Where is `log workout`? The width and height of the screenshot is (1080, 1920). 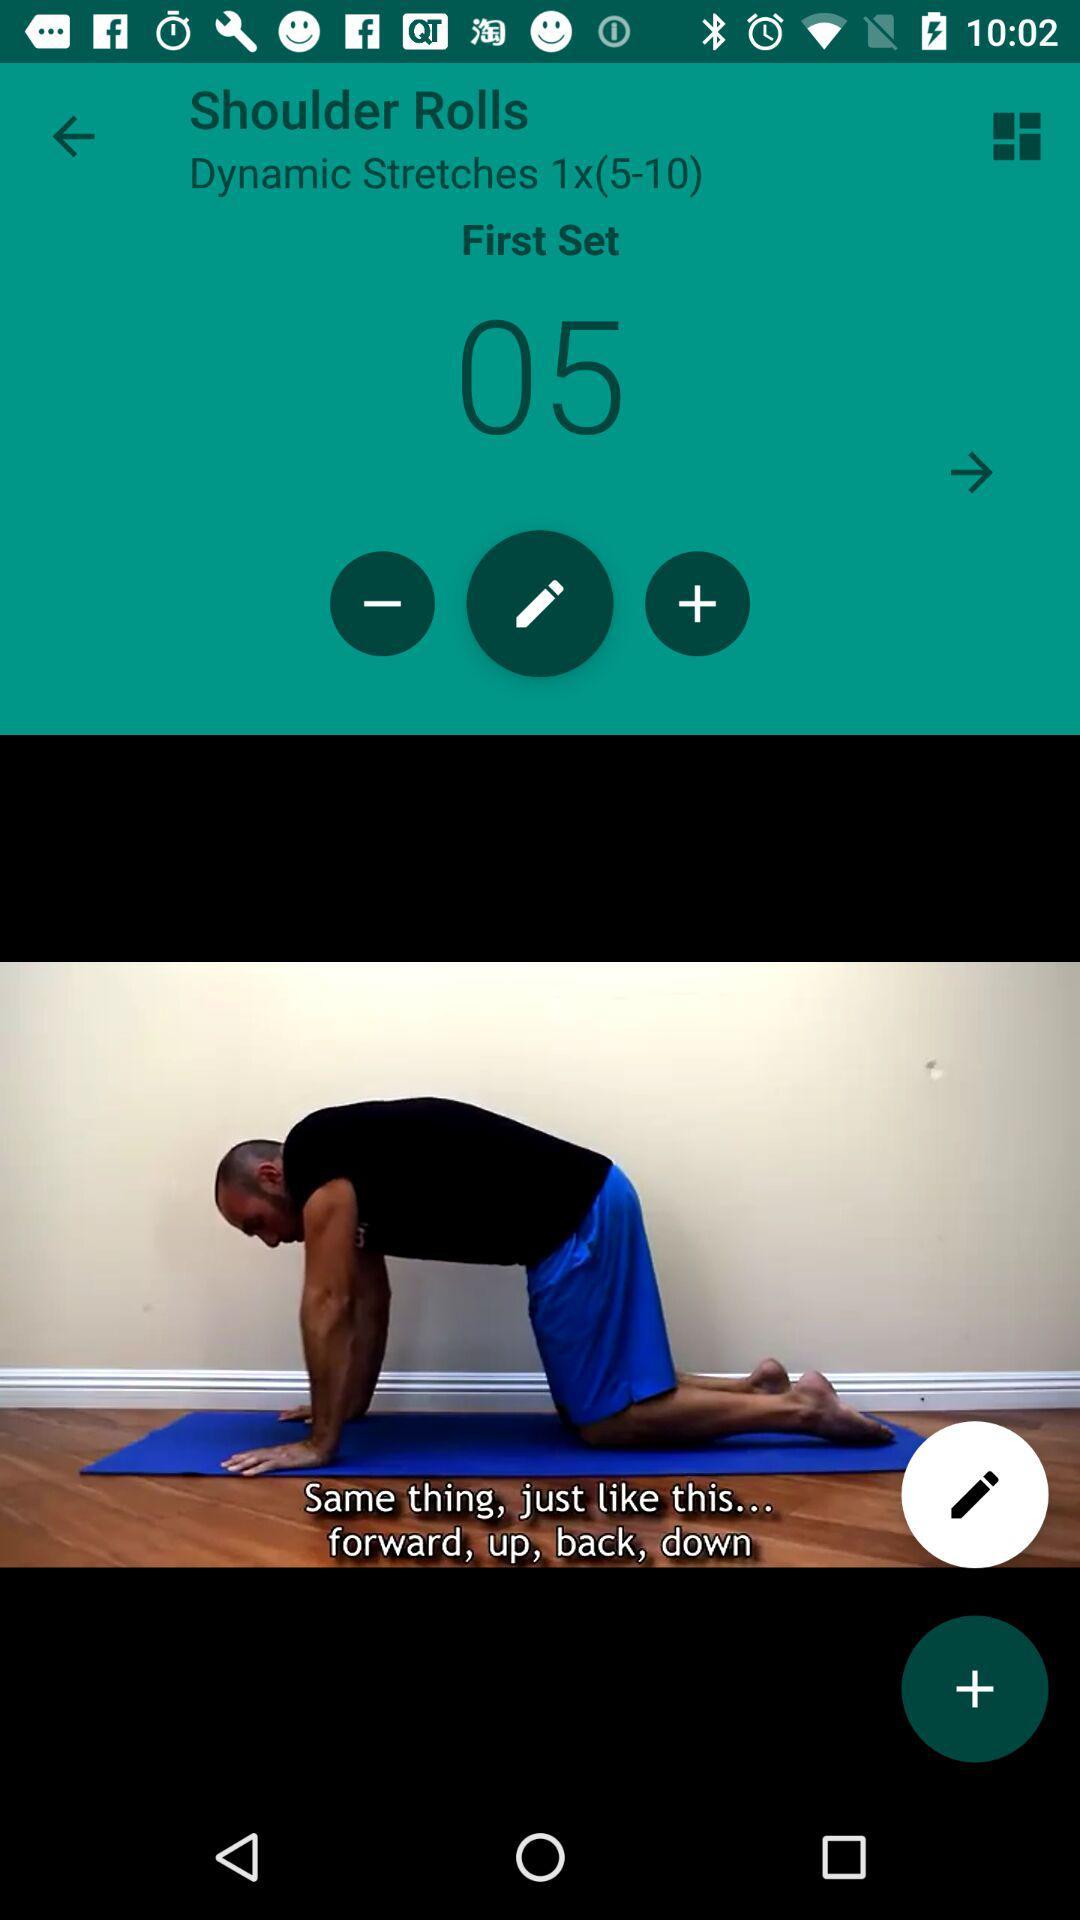 log workout is located at coordinates (540, 602).